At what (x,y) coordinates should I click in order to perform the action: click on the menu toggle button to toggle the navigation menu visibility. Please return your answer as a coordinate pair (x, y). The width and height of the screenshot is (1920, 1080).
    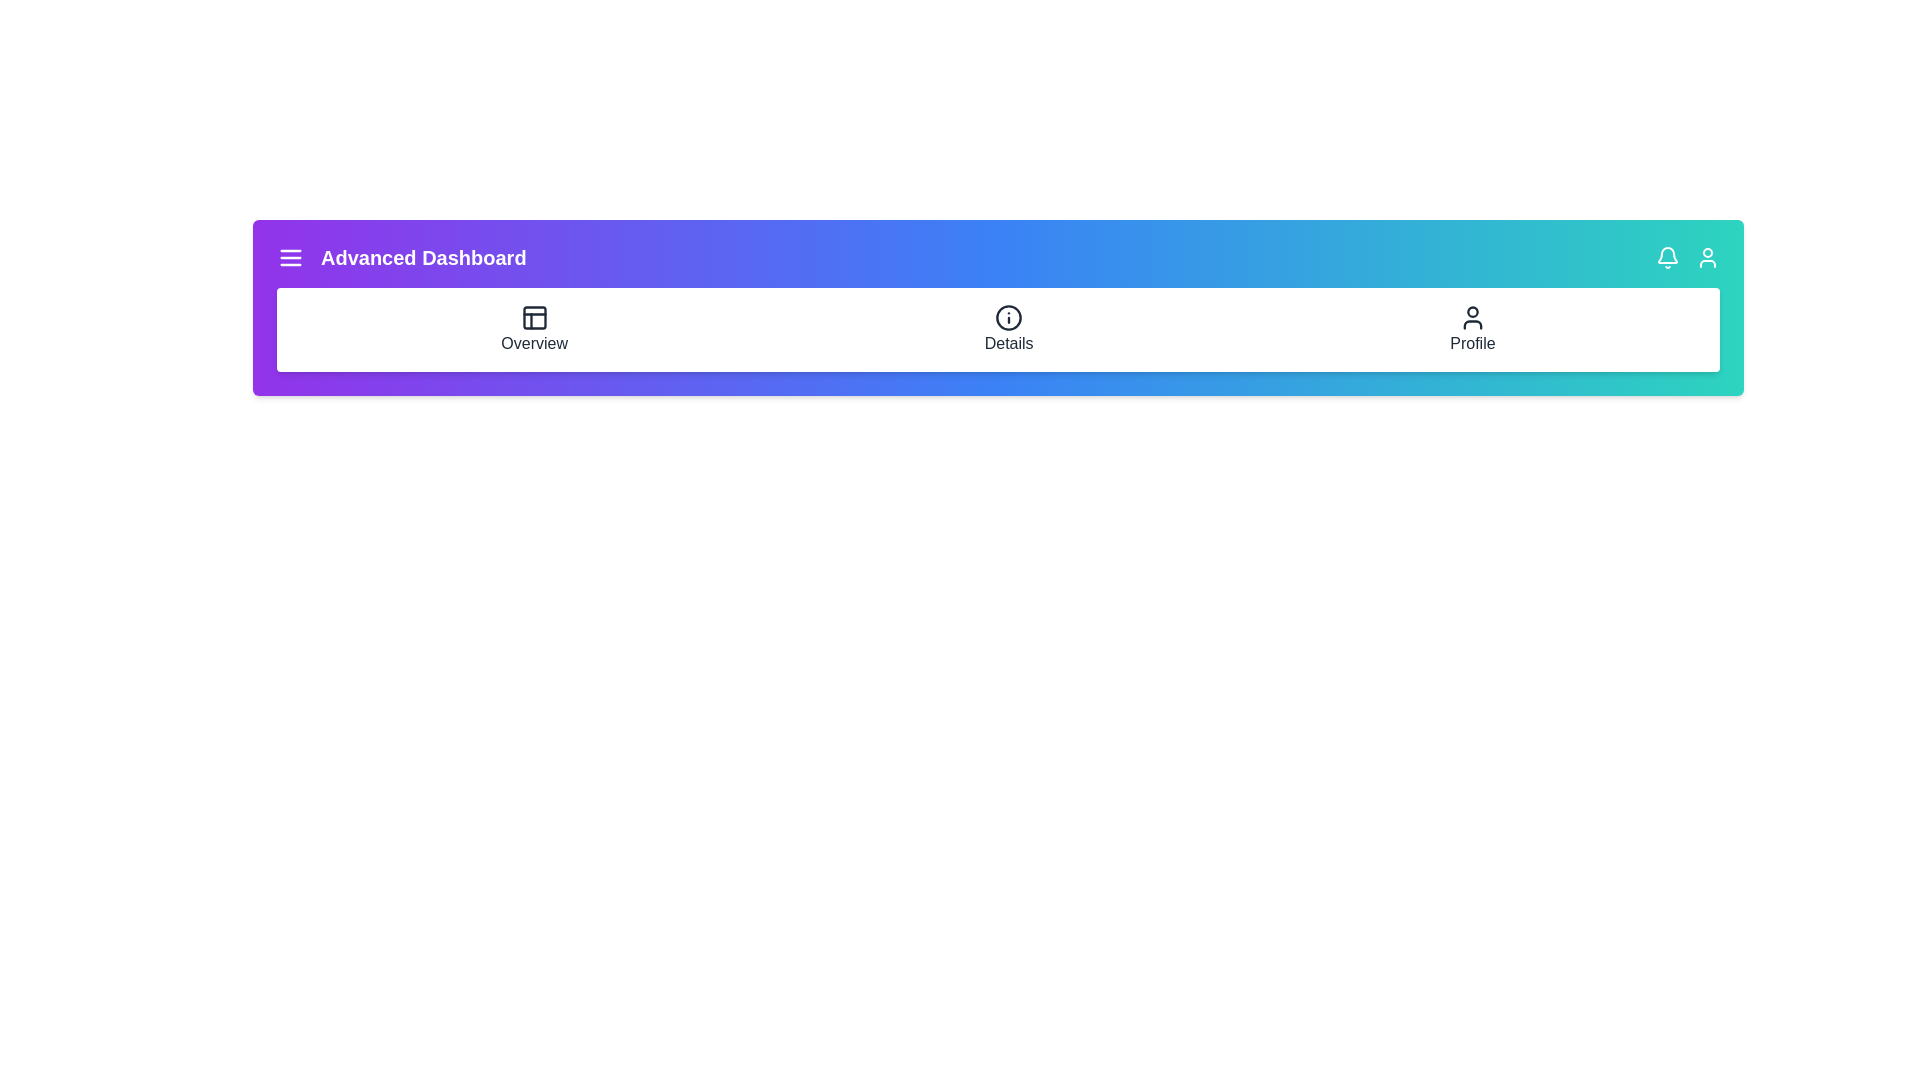
    Looking at the image, I should click on (290, 257).